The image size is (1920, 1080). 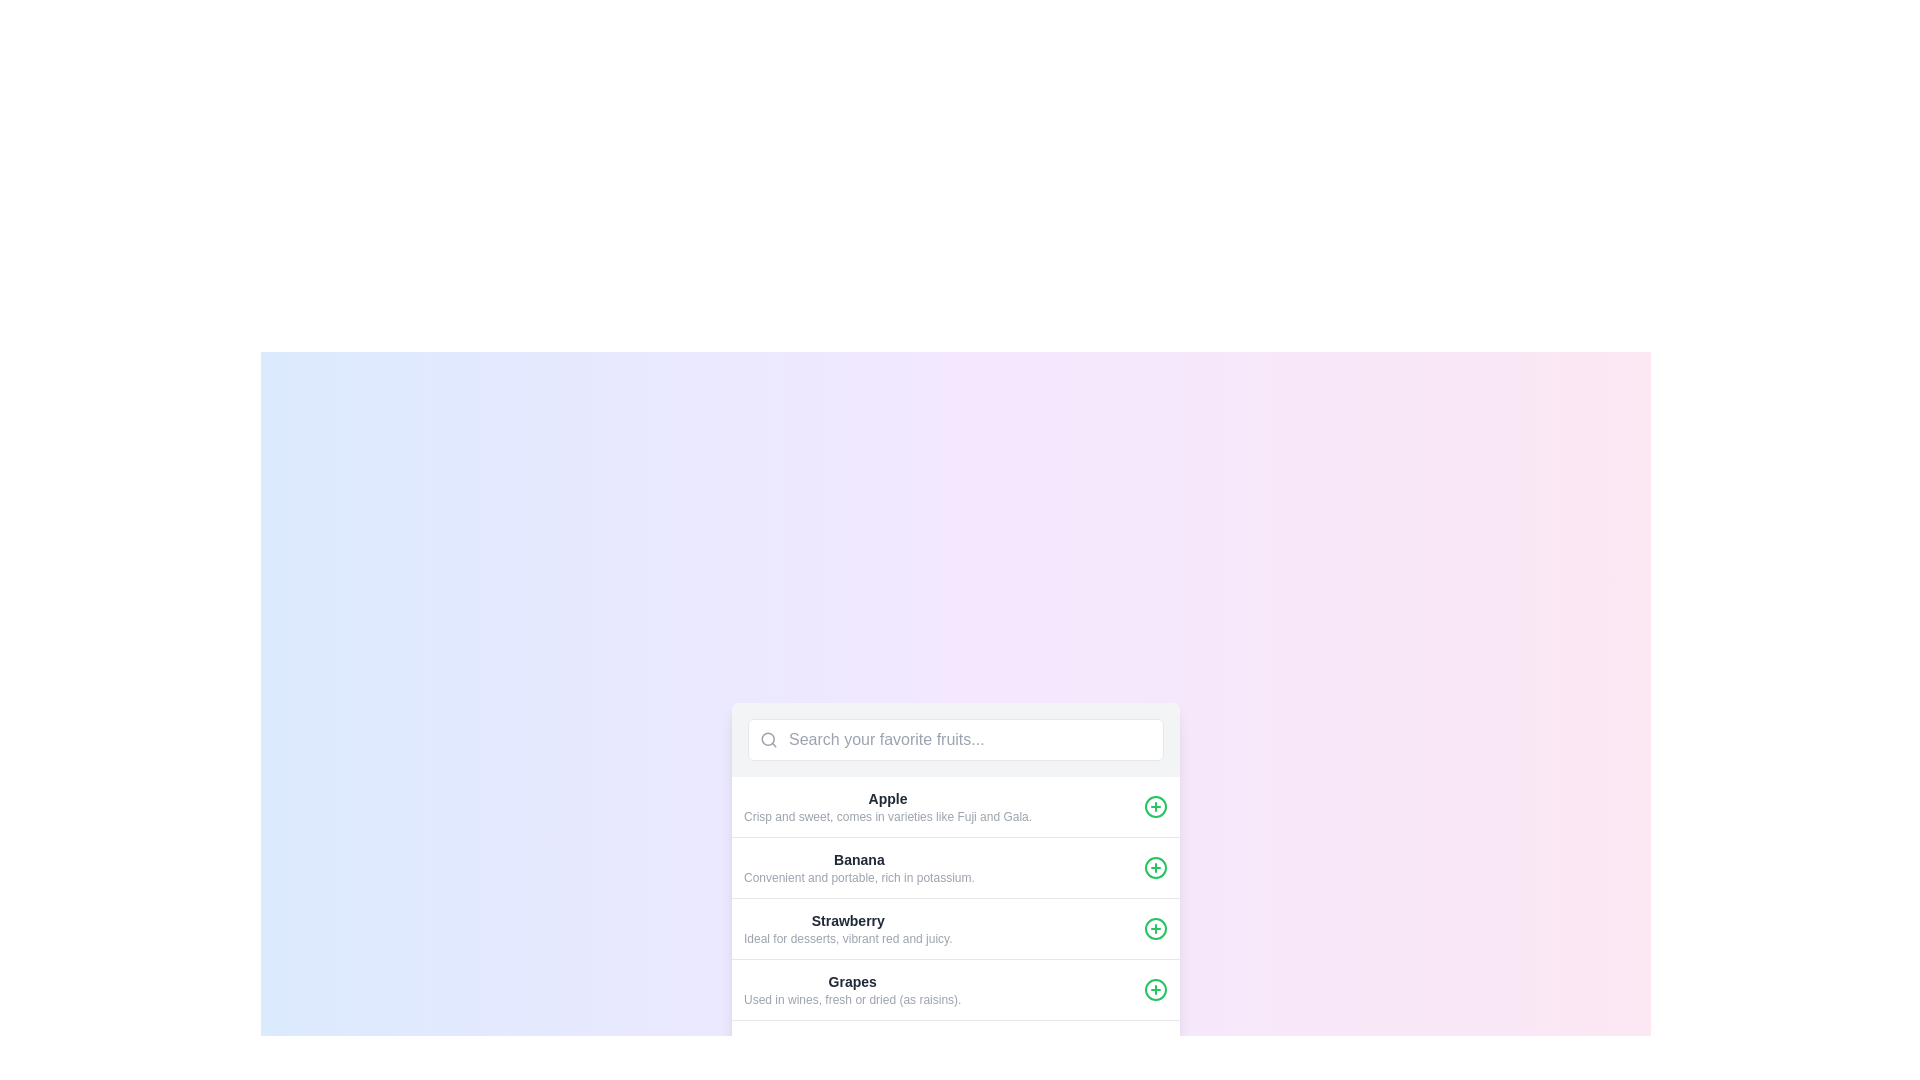 I want to click on the interactive button located on the far-right side of the row associated with 'Apple', so click(x=1156, y=805).